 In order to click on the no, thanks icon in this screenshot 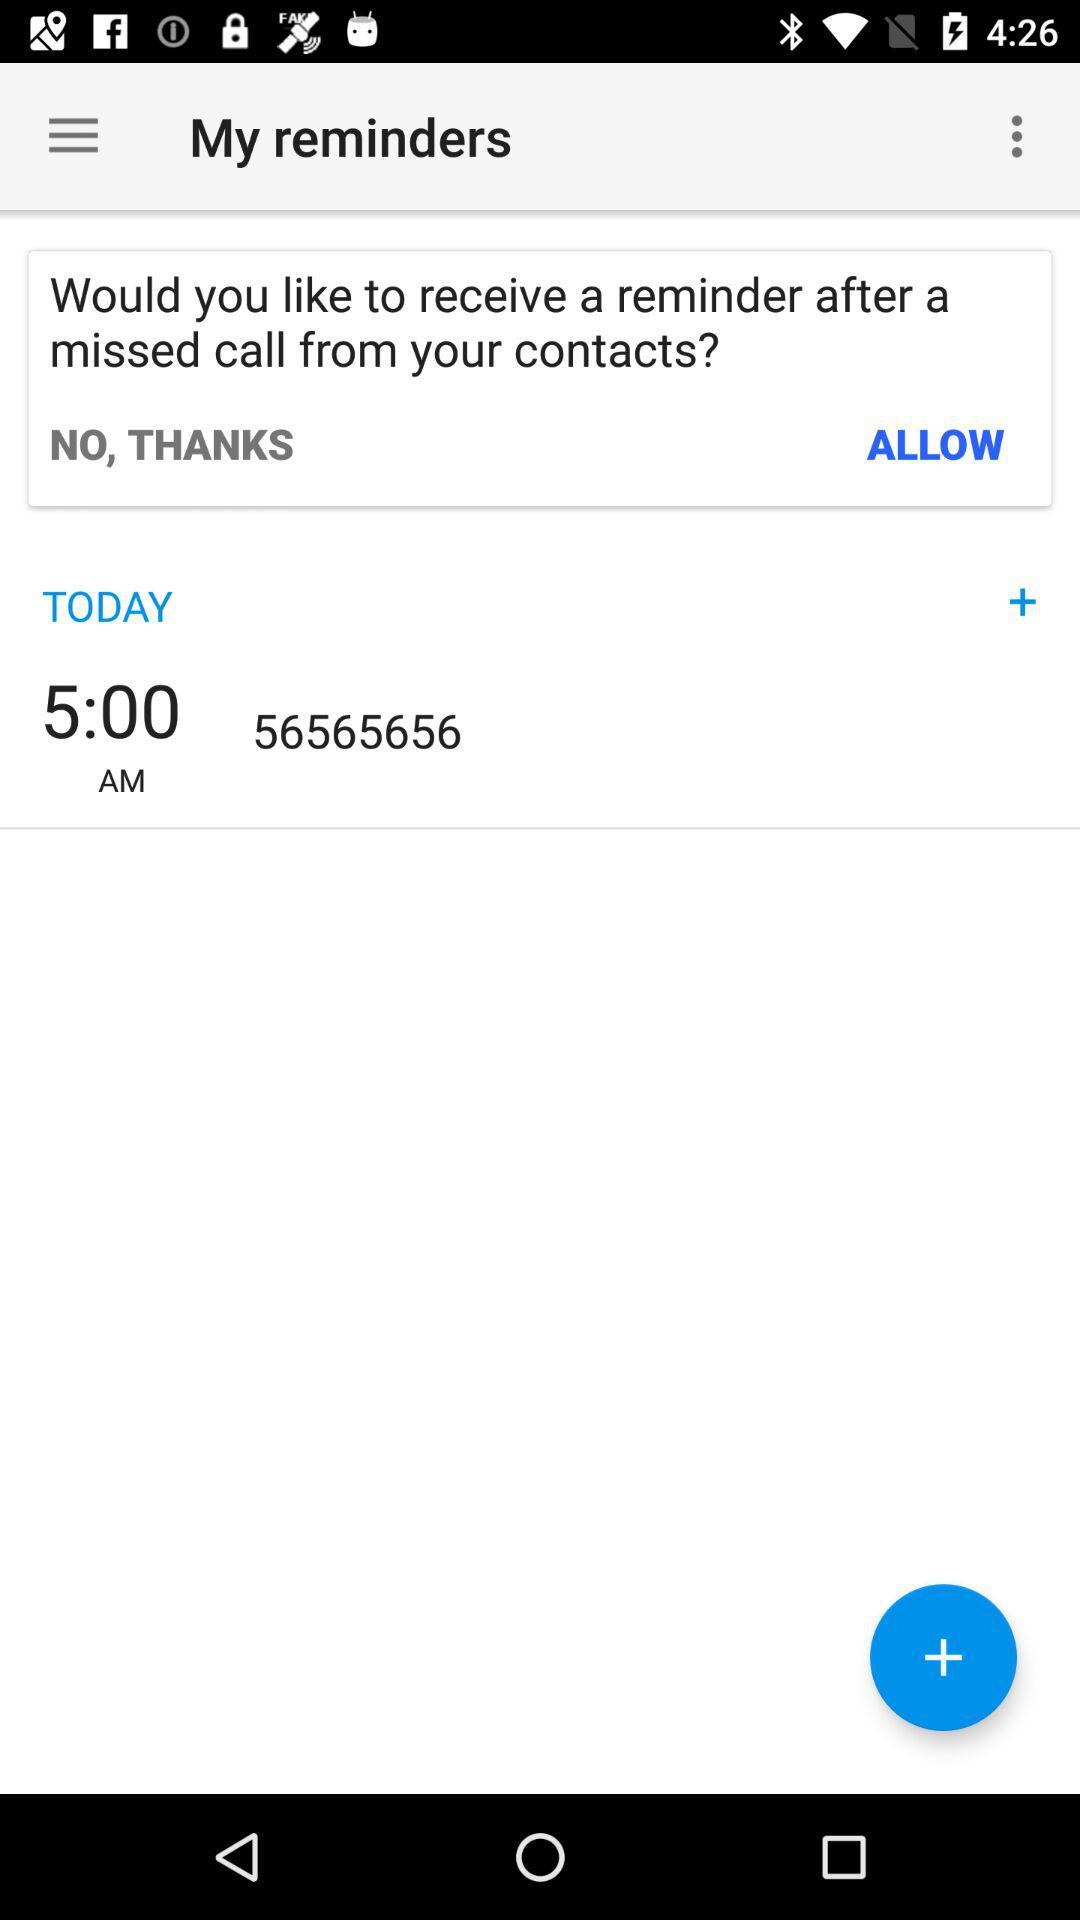, I will do `click(170, 442)`.